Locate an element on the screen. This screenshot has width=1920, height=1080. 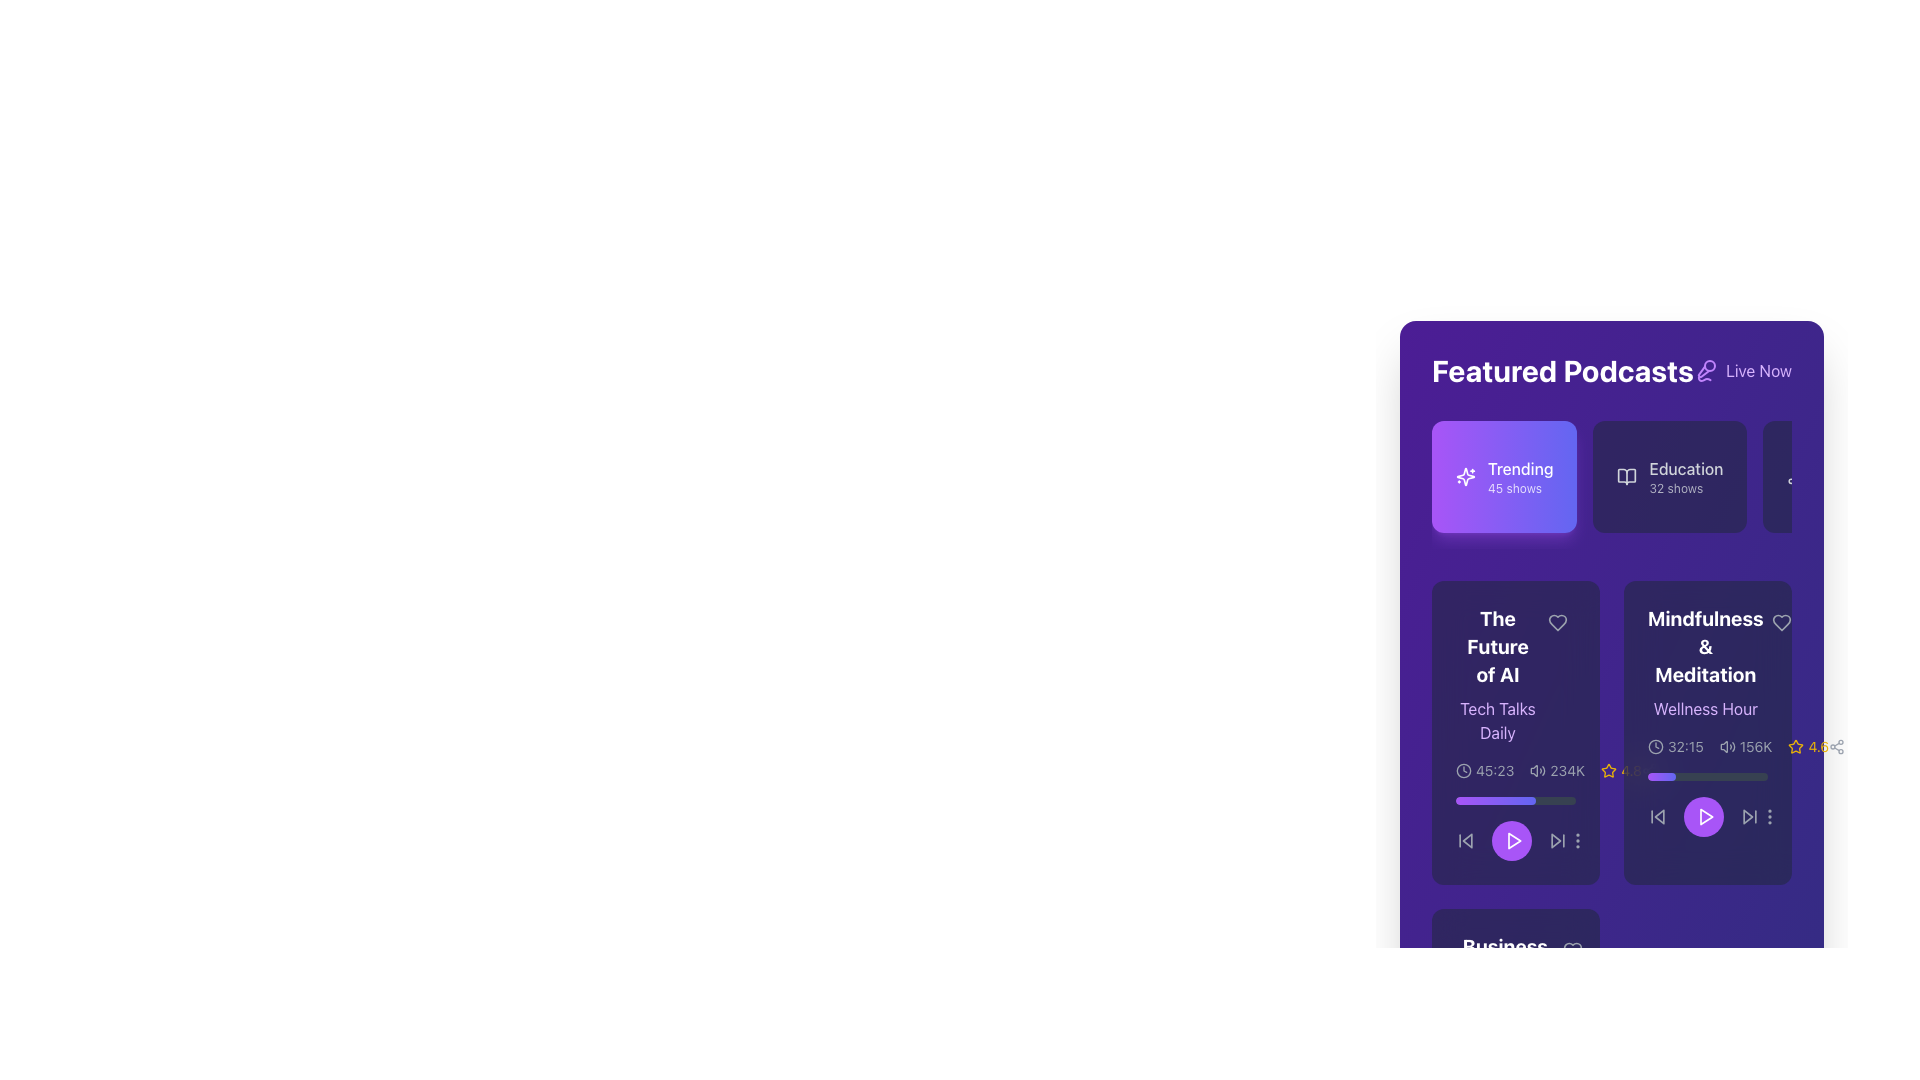
the speaker icon with sound waves located to the left of the text '234K' below the title 'The Future of AI' is located at coordinates (1537, 770).